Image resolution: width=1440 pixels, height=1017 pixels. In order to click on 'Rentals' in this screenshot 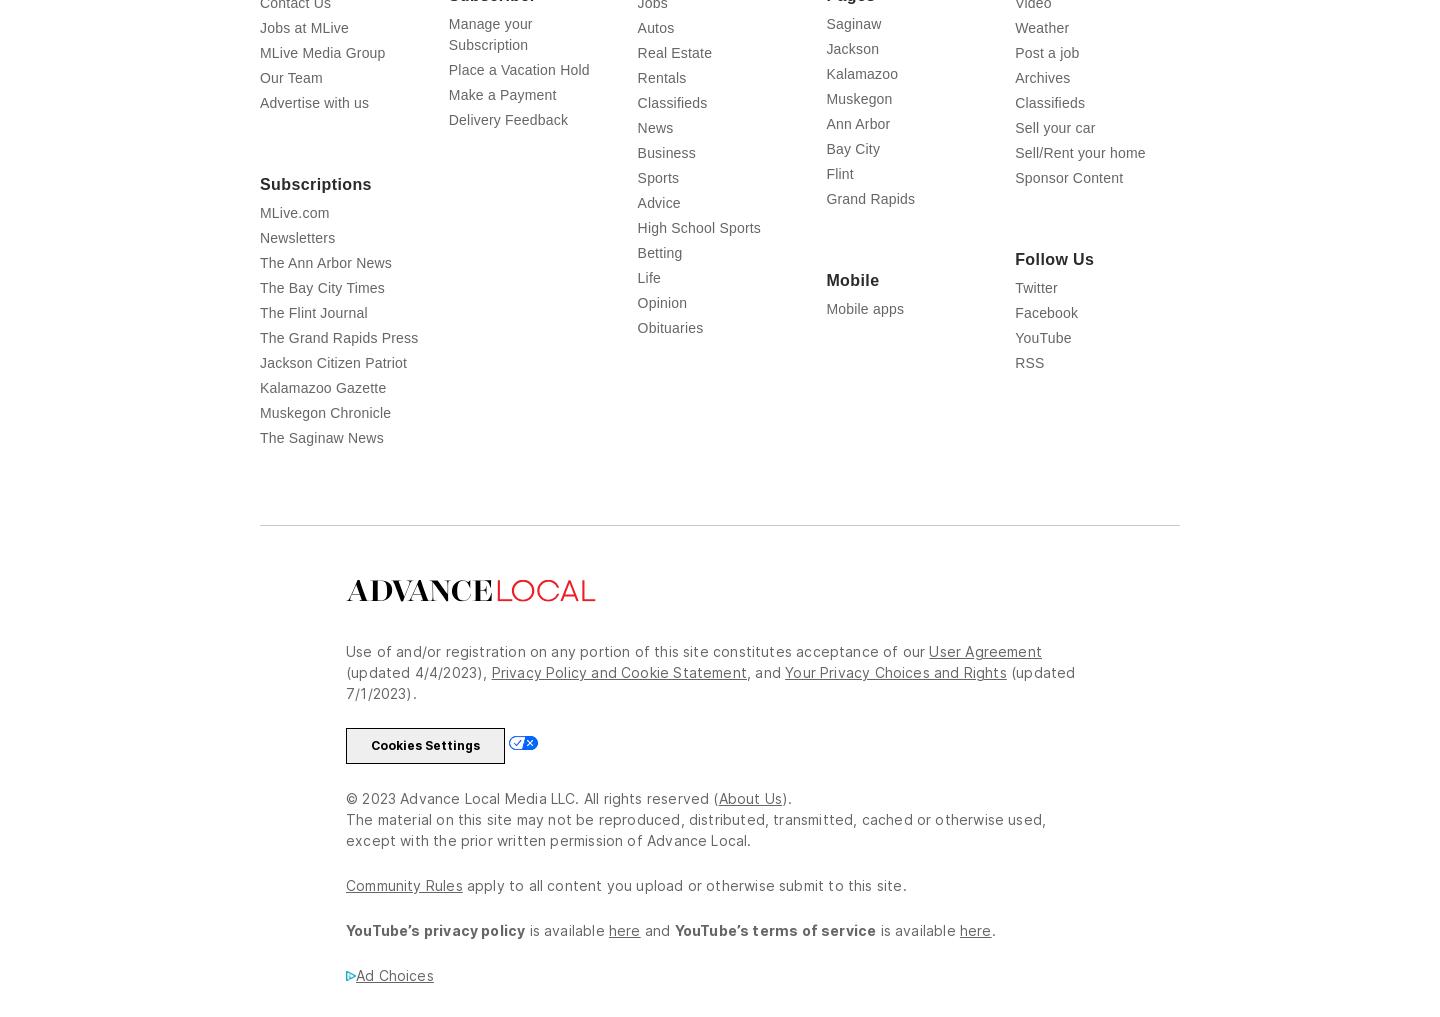, I will do `click(661, 78)`.